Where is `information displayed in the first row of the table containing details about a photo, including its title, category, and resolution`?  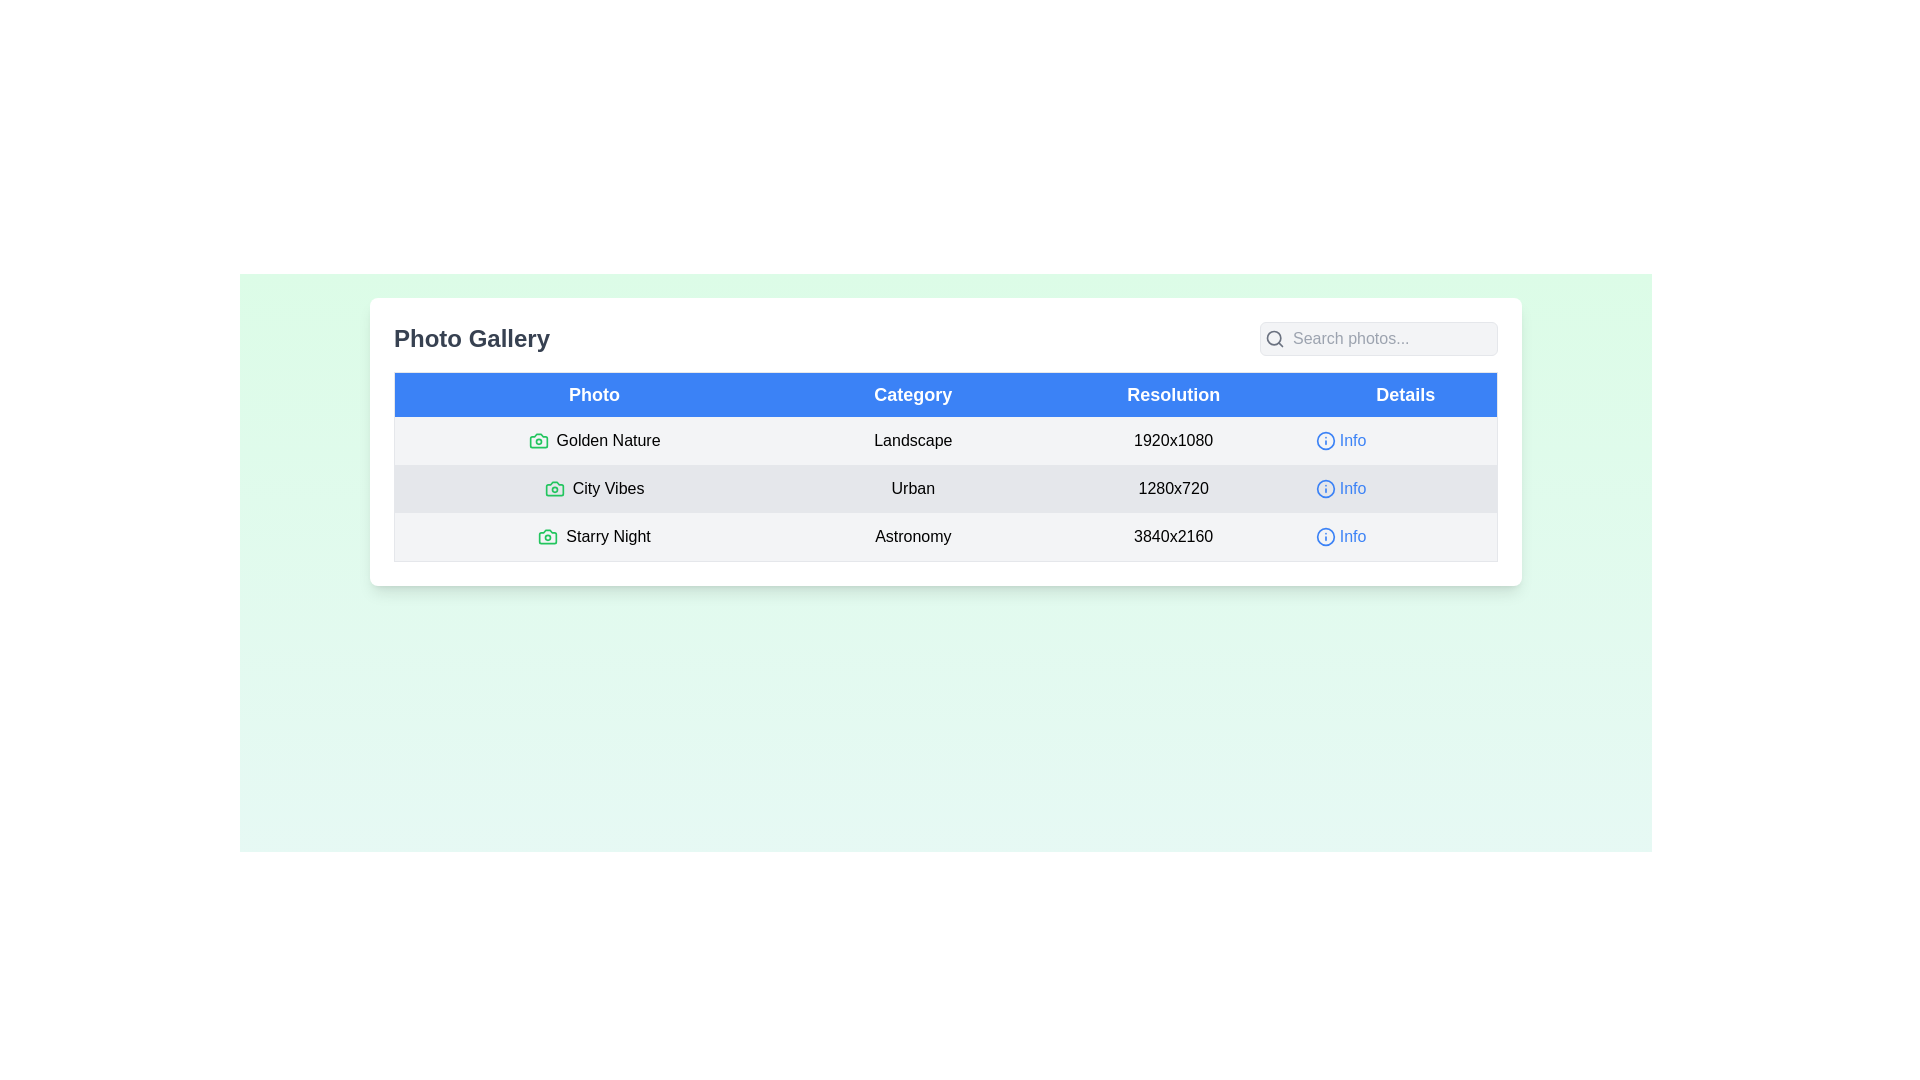
information displayed in the first row of the table containing details about a photo, including its title, category, and resolution is located at coordinates (944, 439).